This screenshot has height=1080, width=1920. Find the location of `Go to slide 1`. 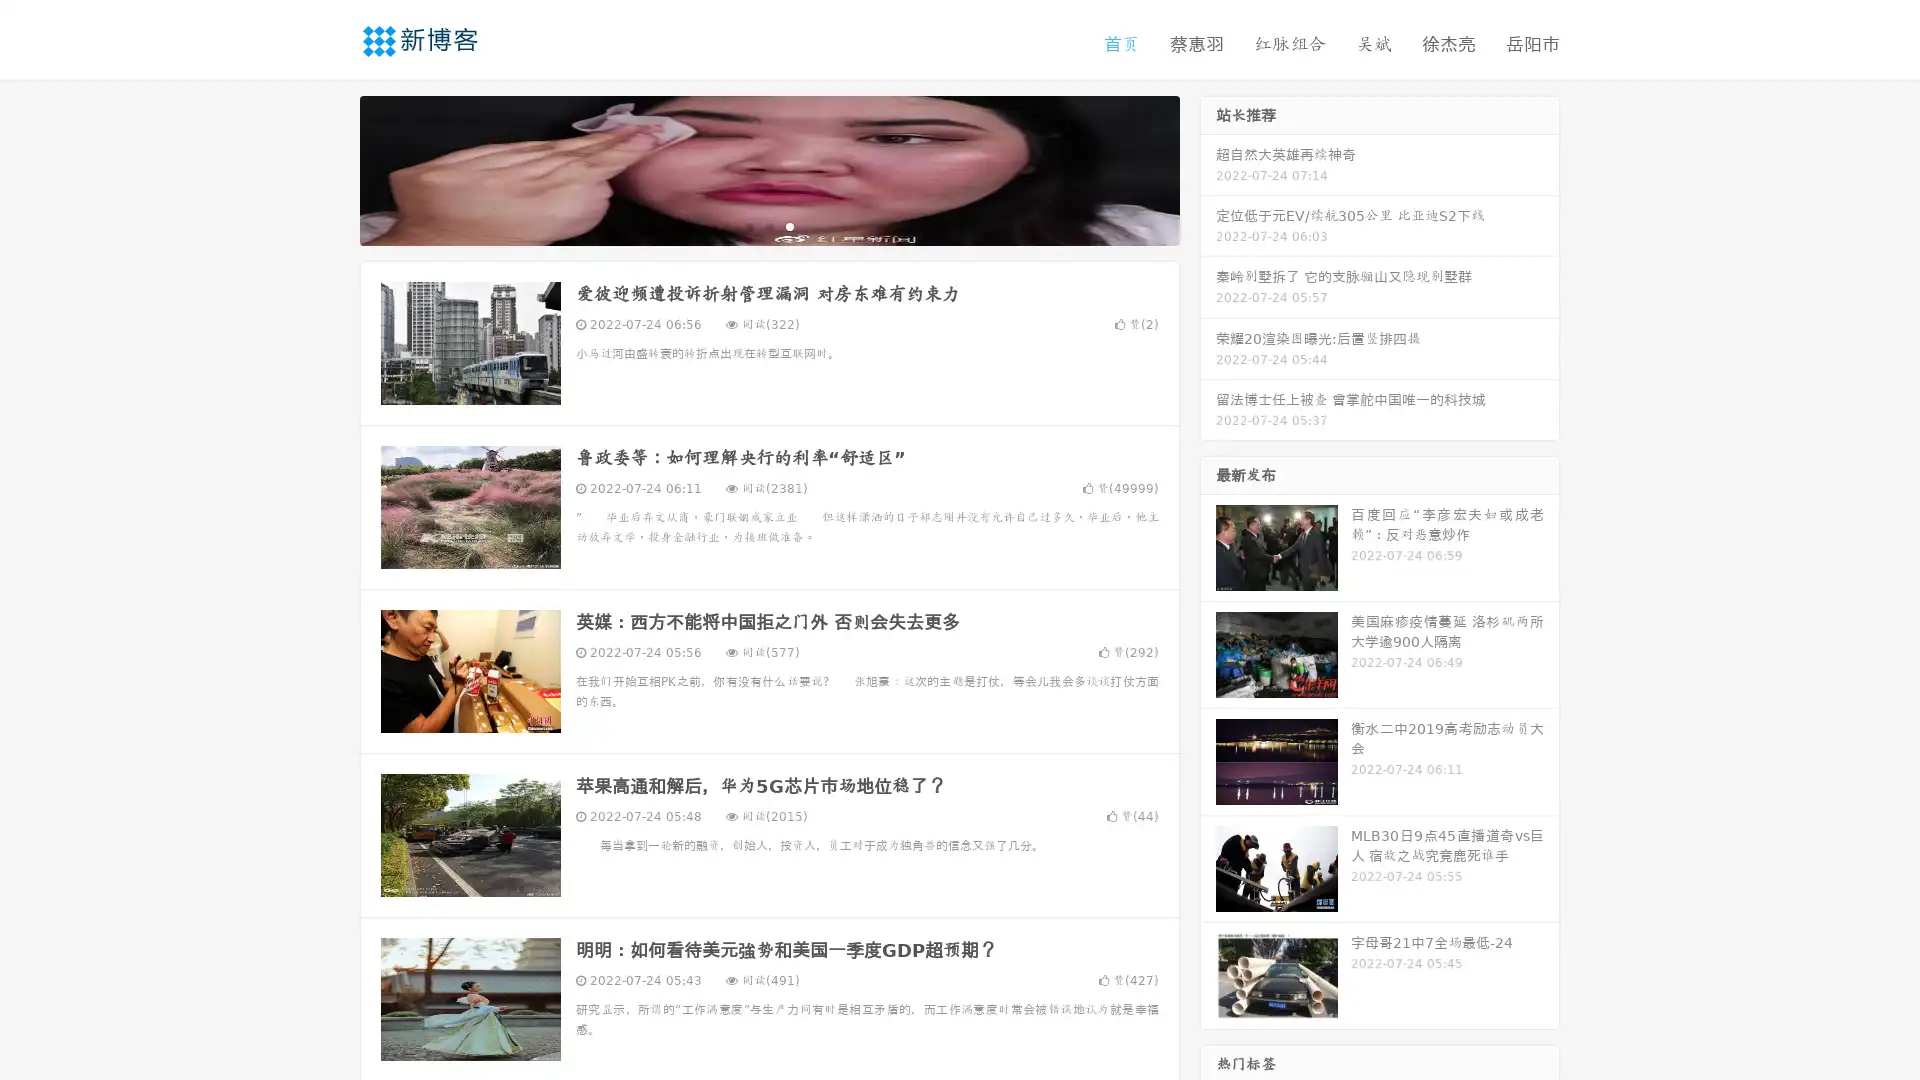

Go to slide 1 is located at coordinates (748, 225).